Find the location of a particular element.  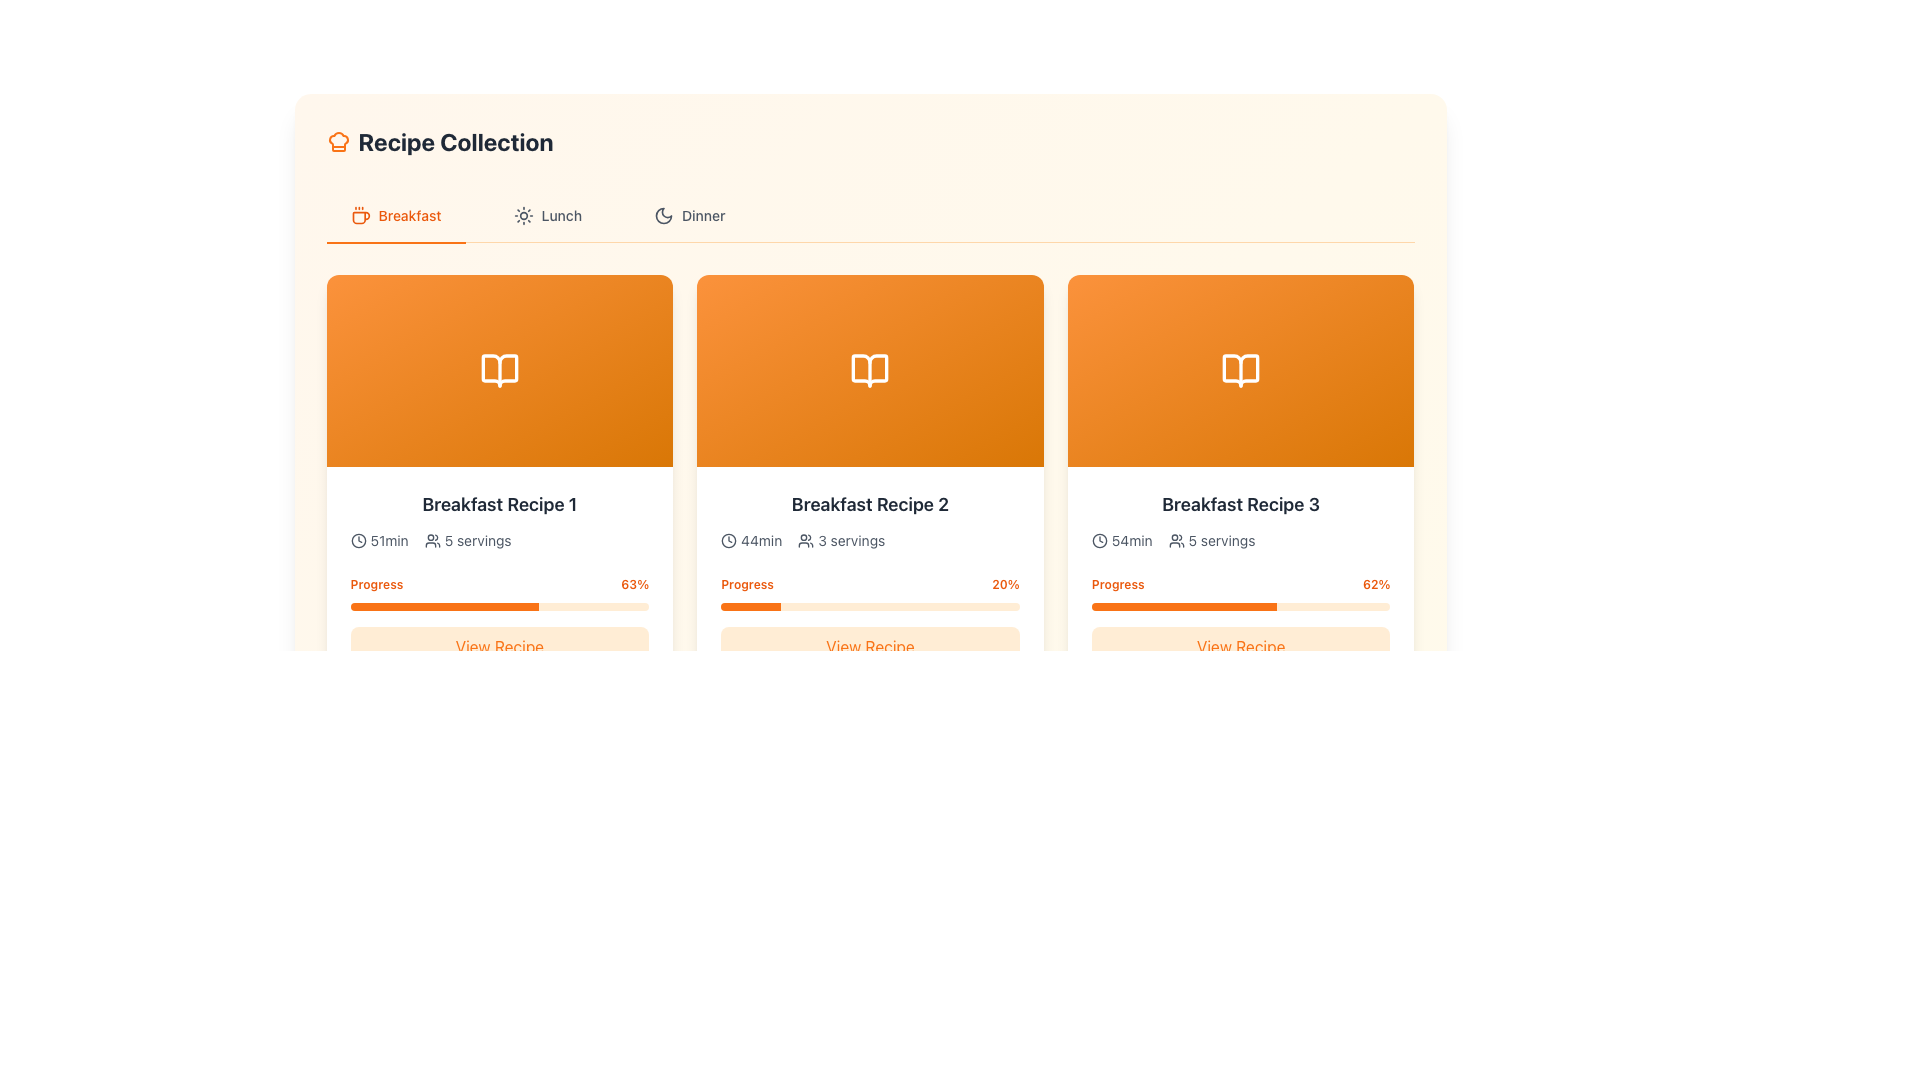

the moon-shaped icon associated with the 'Dinner' label in the horizontal tab menu at the top of the interface is located at coordinates (663, 216).